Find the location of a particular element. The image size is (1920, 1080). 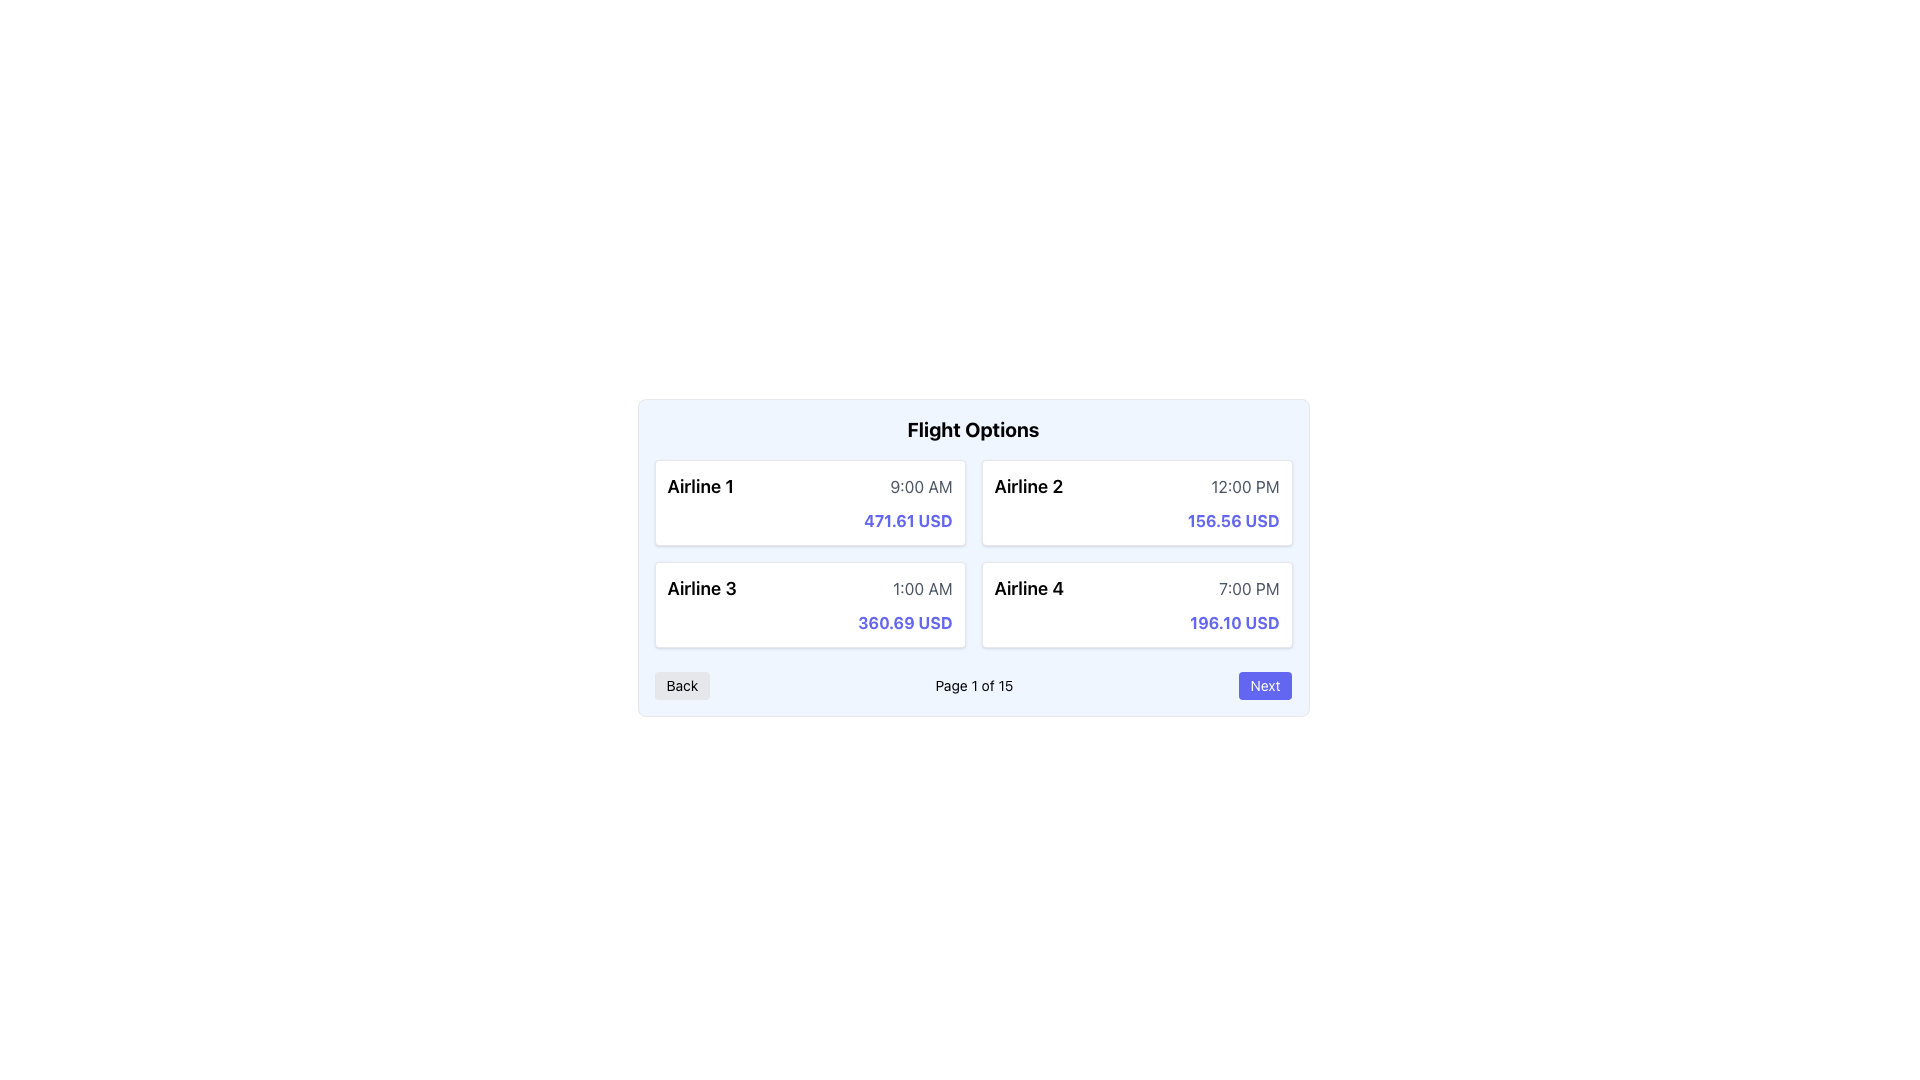

the text label displaying 'Airline 4', which is styled with a bold font and larger size, located in the bottom right corner of the interface within the fourth white card in a two-by-two grid layout is located at coordinates (1029, 588).